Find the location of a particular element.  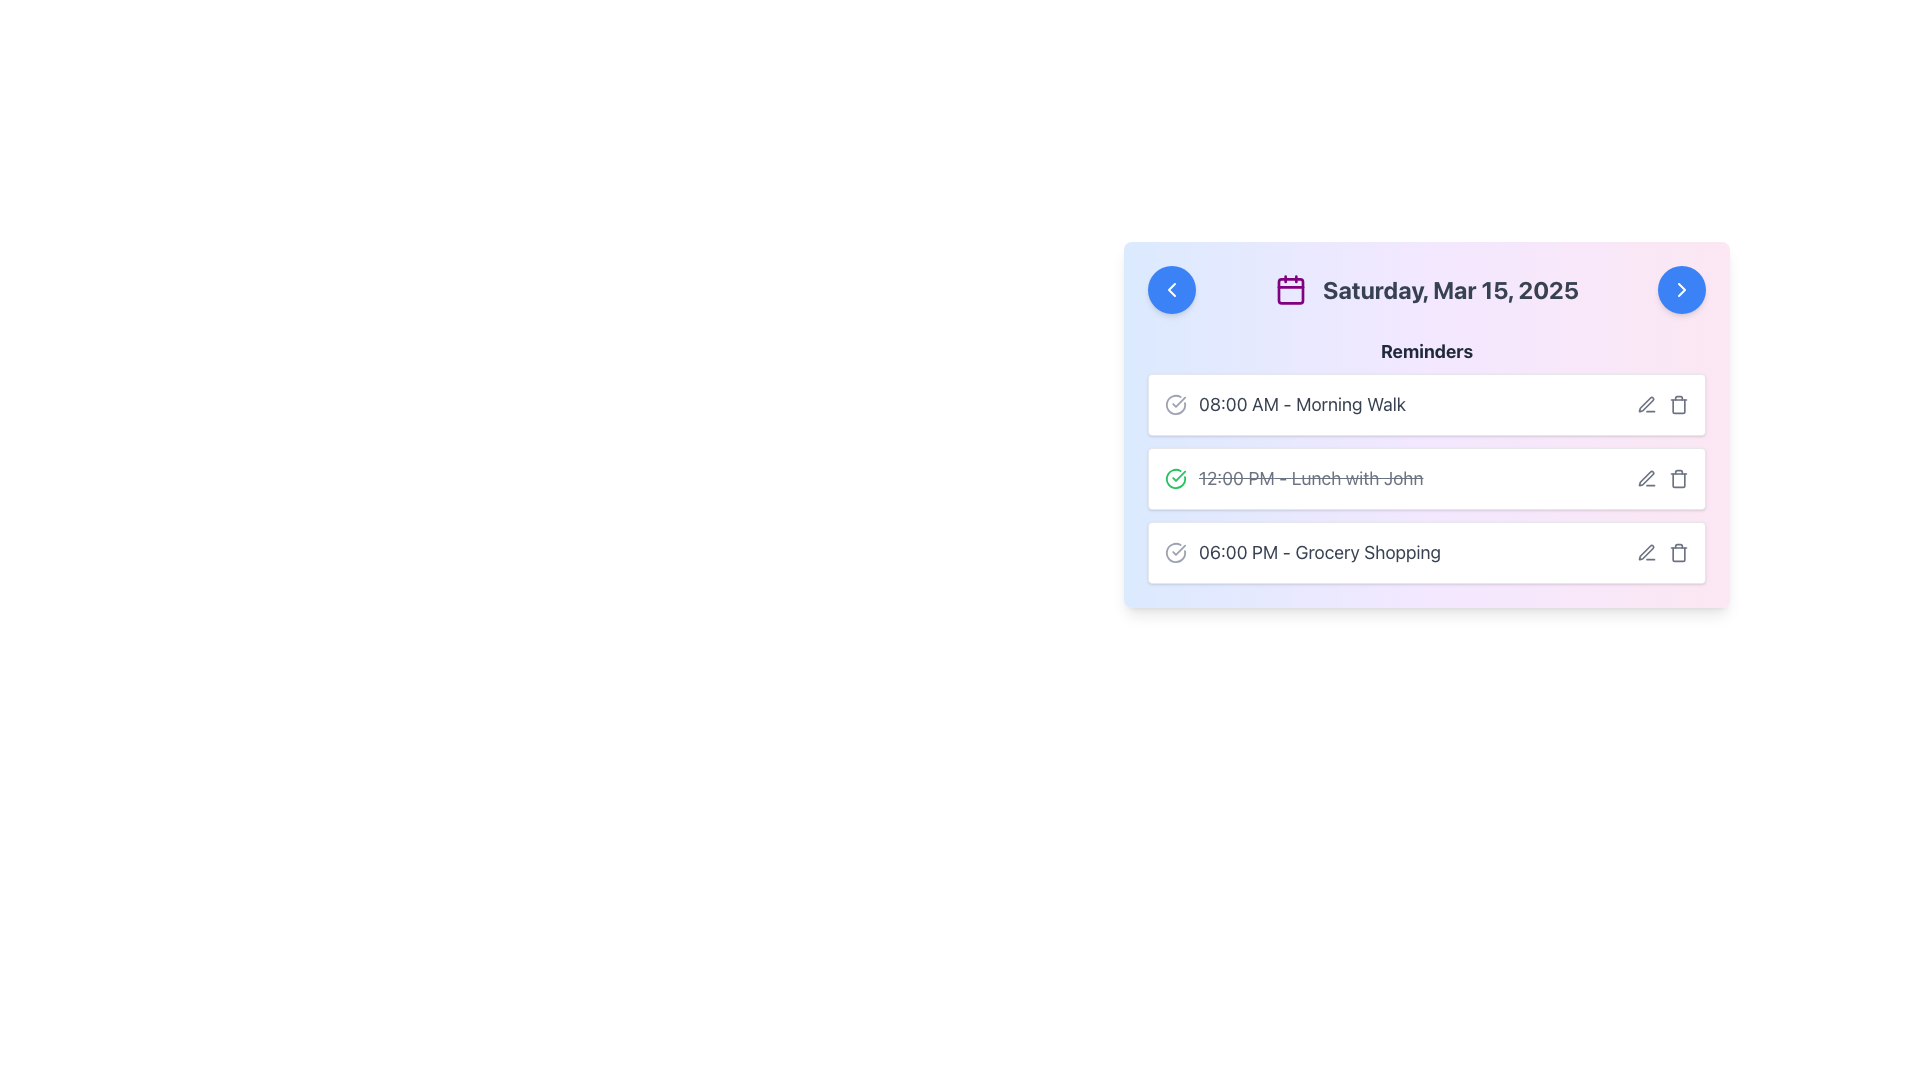

the icon of the scheduled reminder labeled '06:00 PM - Grocery Shopping' to mark it as completed is located at coordinates (1302, 552).